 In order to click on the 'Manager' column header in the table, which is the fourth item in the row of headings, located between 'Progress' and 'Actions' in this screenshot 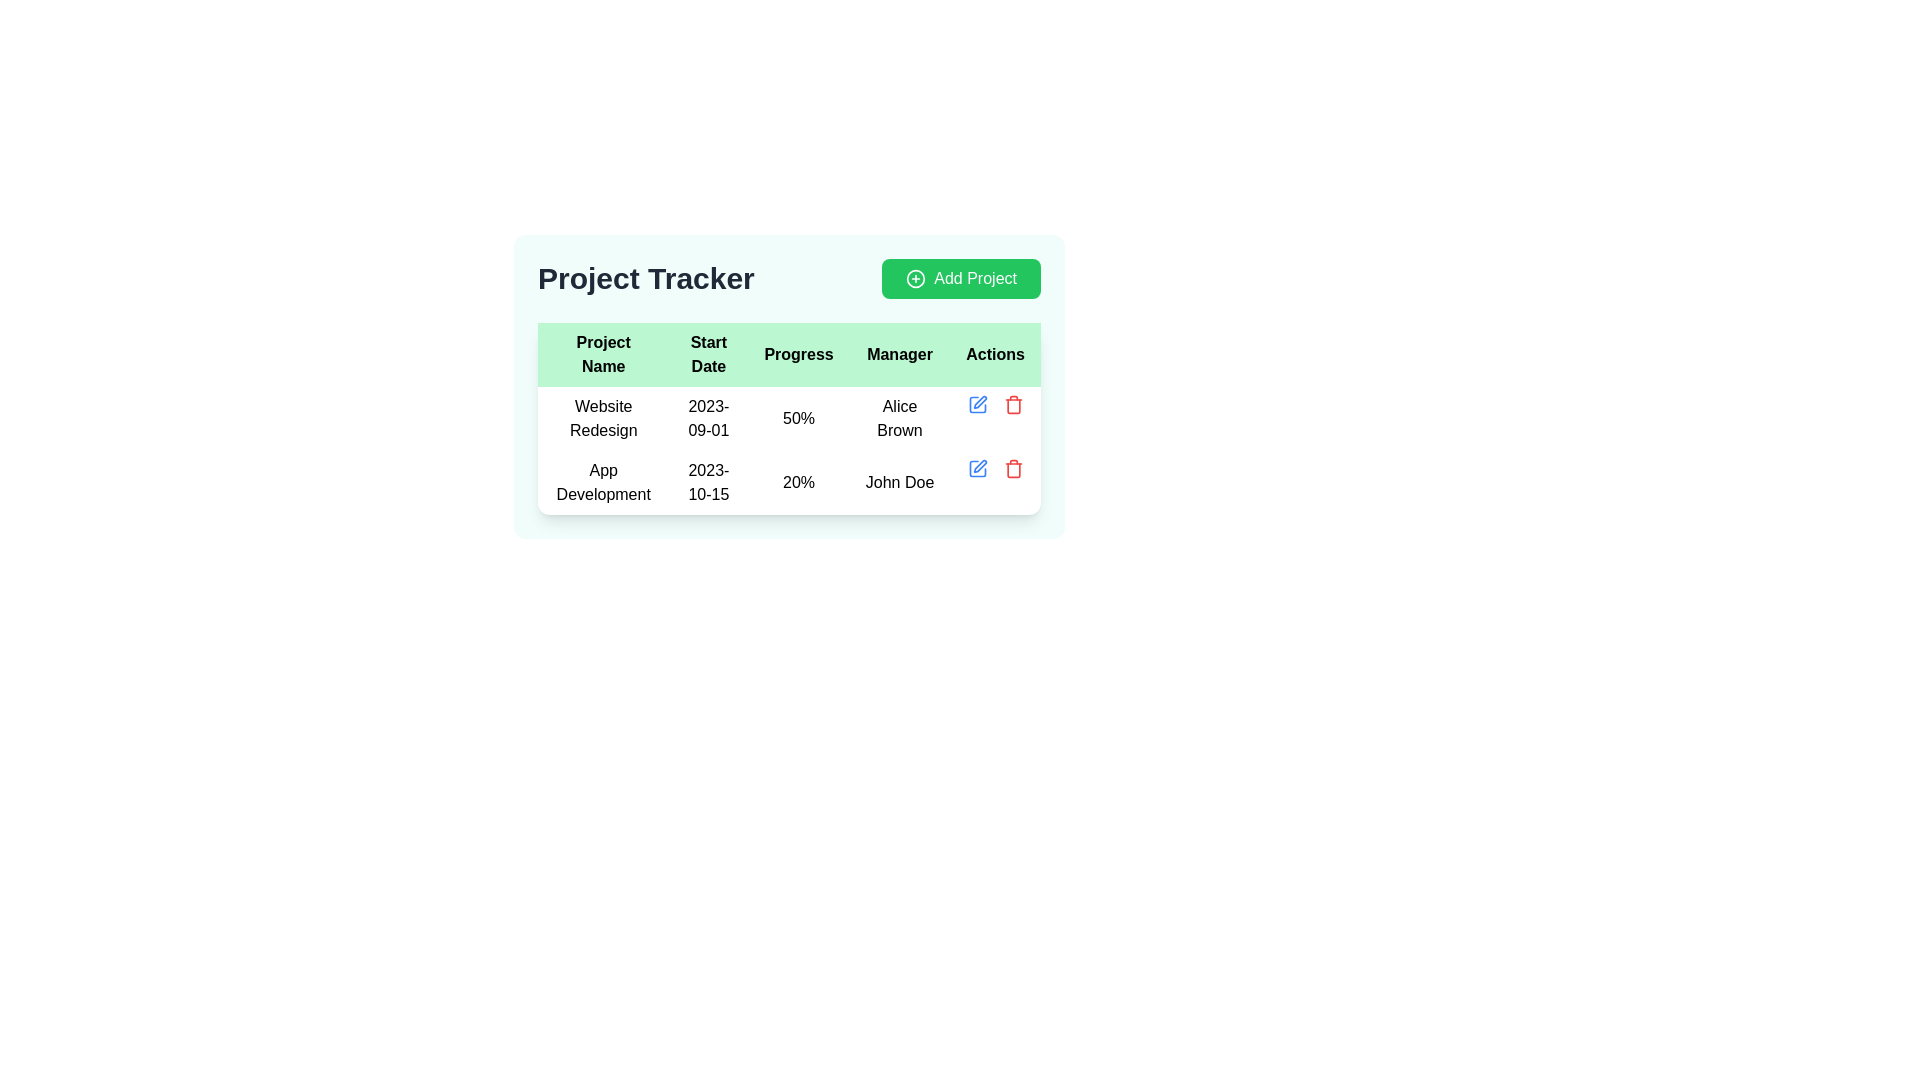, I will do `click(899, 353)`.